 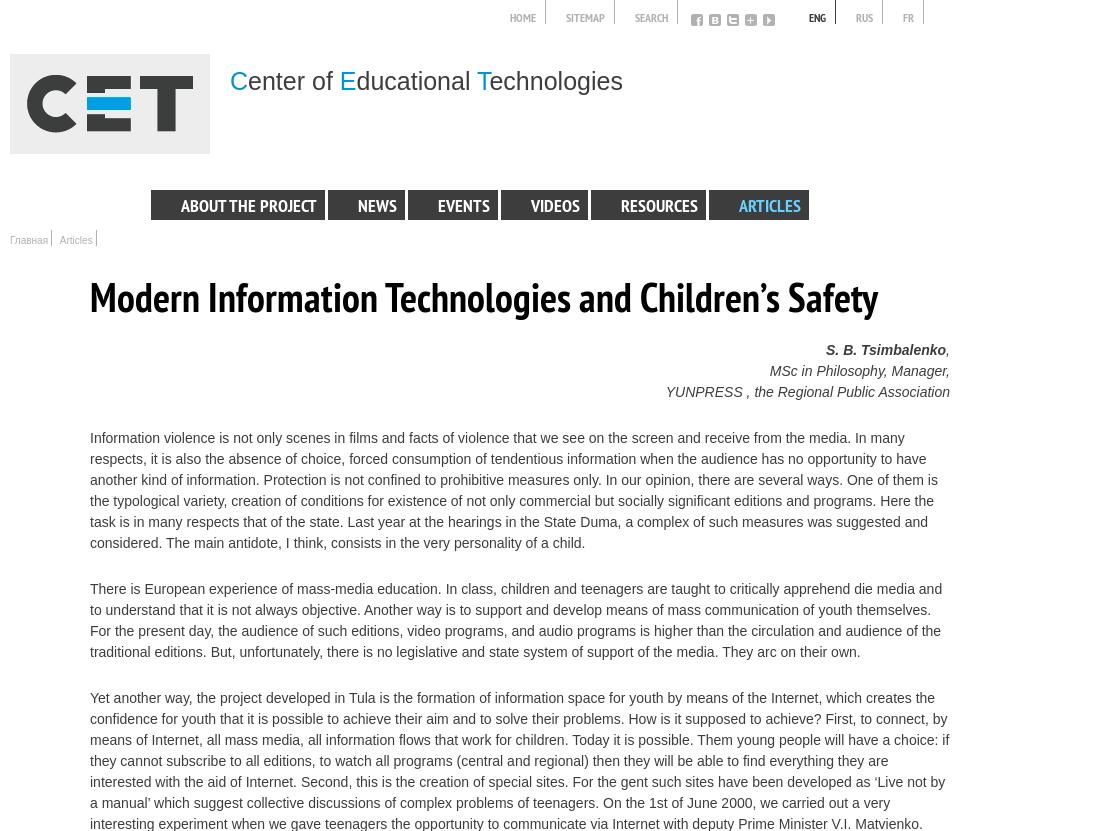 I want to click on 'Videos', so click(x=555, y=205).